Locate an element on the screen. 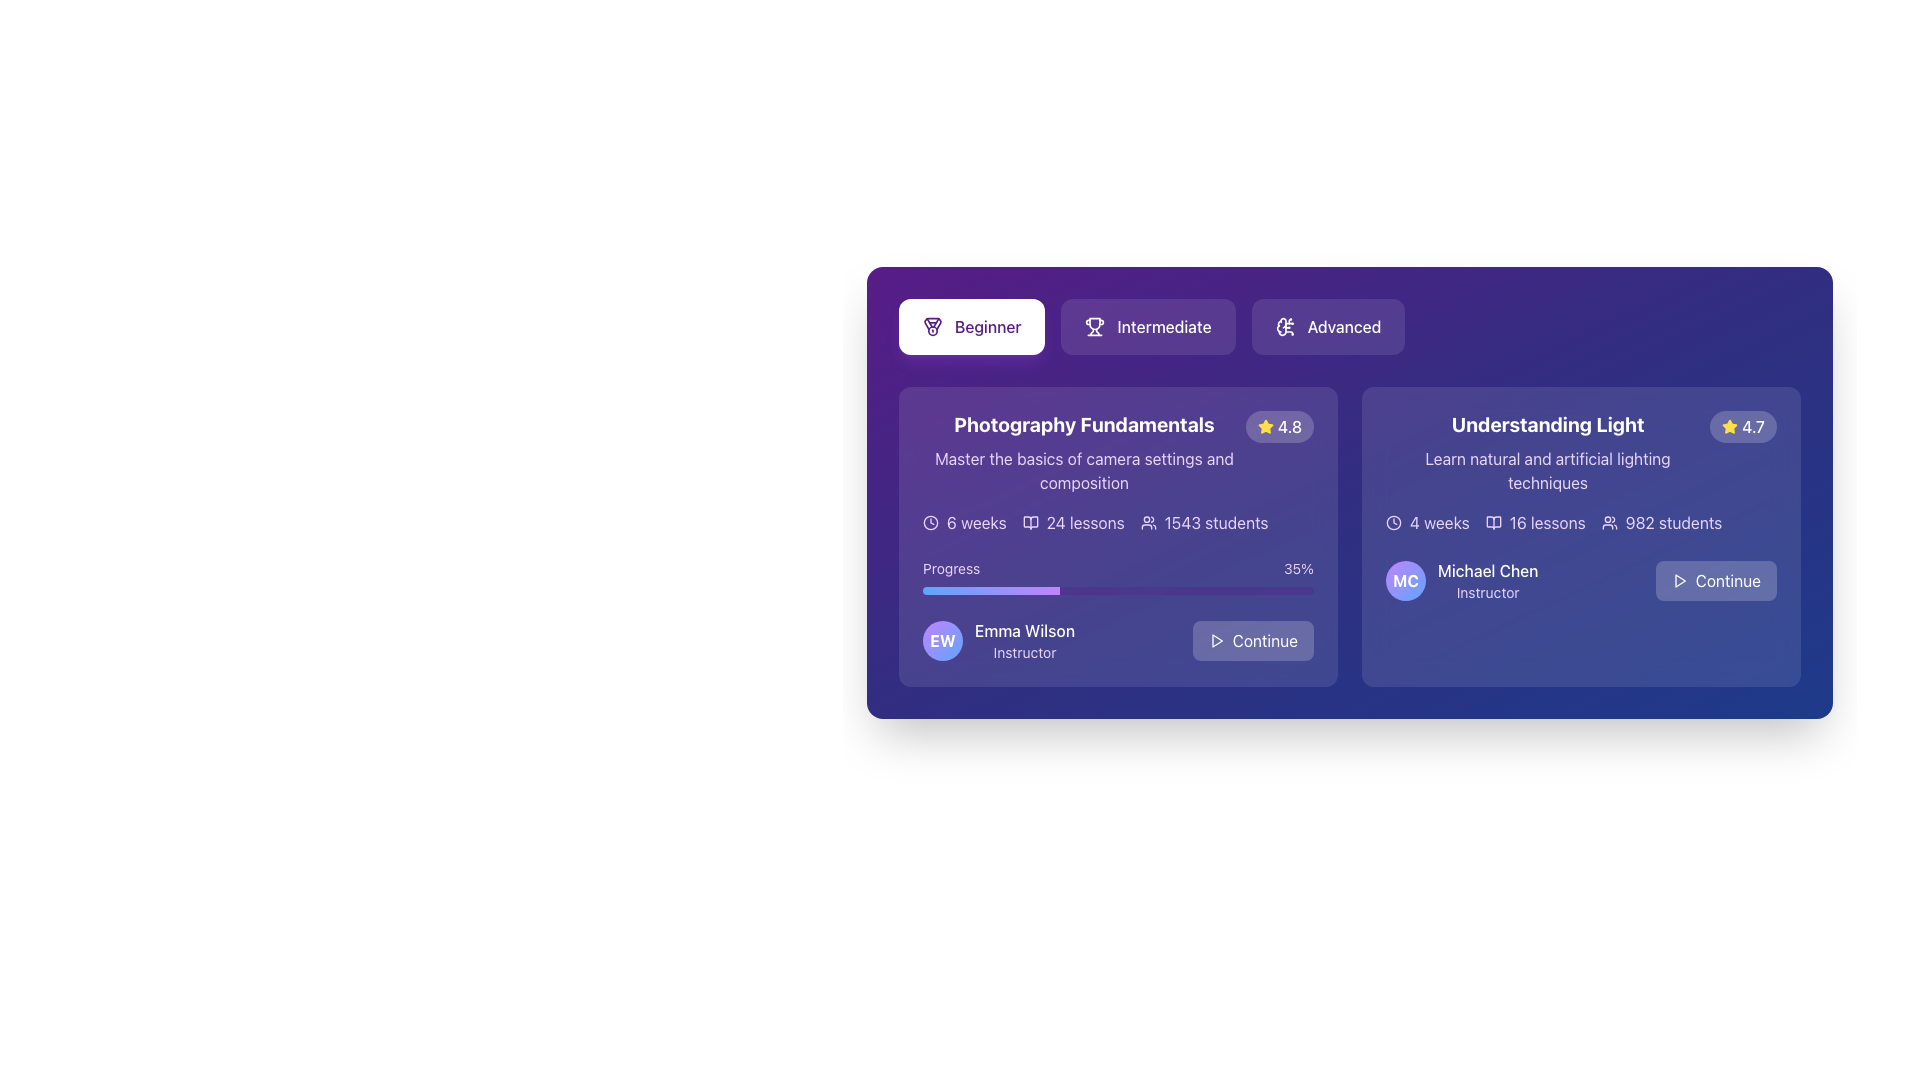 Image resolution: width=1920 pixels, height=1080 pixels. the Text Label that provides additional details about the course titled 'Photography Fundamentals', located below the bold text in the leftmost card of the content group is located at coordinates (1083, 470).